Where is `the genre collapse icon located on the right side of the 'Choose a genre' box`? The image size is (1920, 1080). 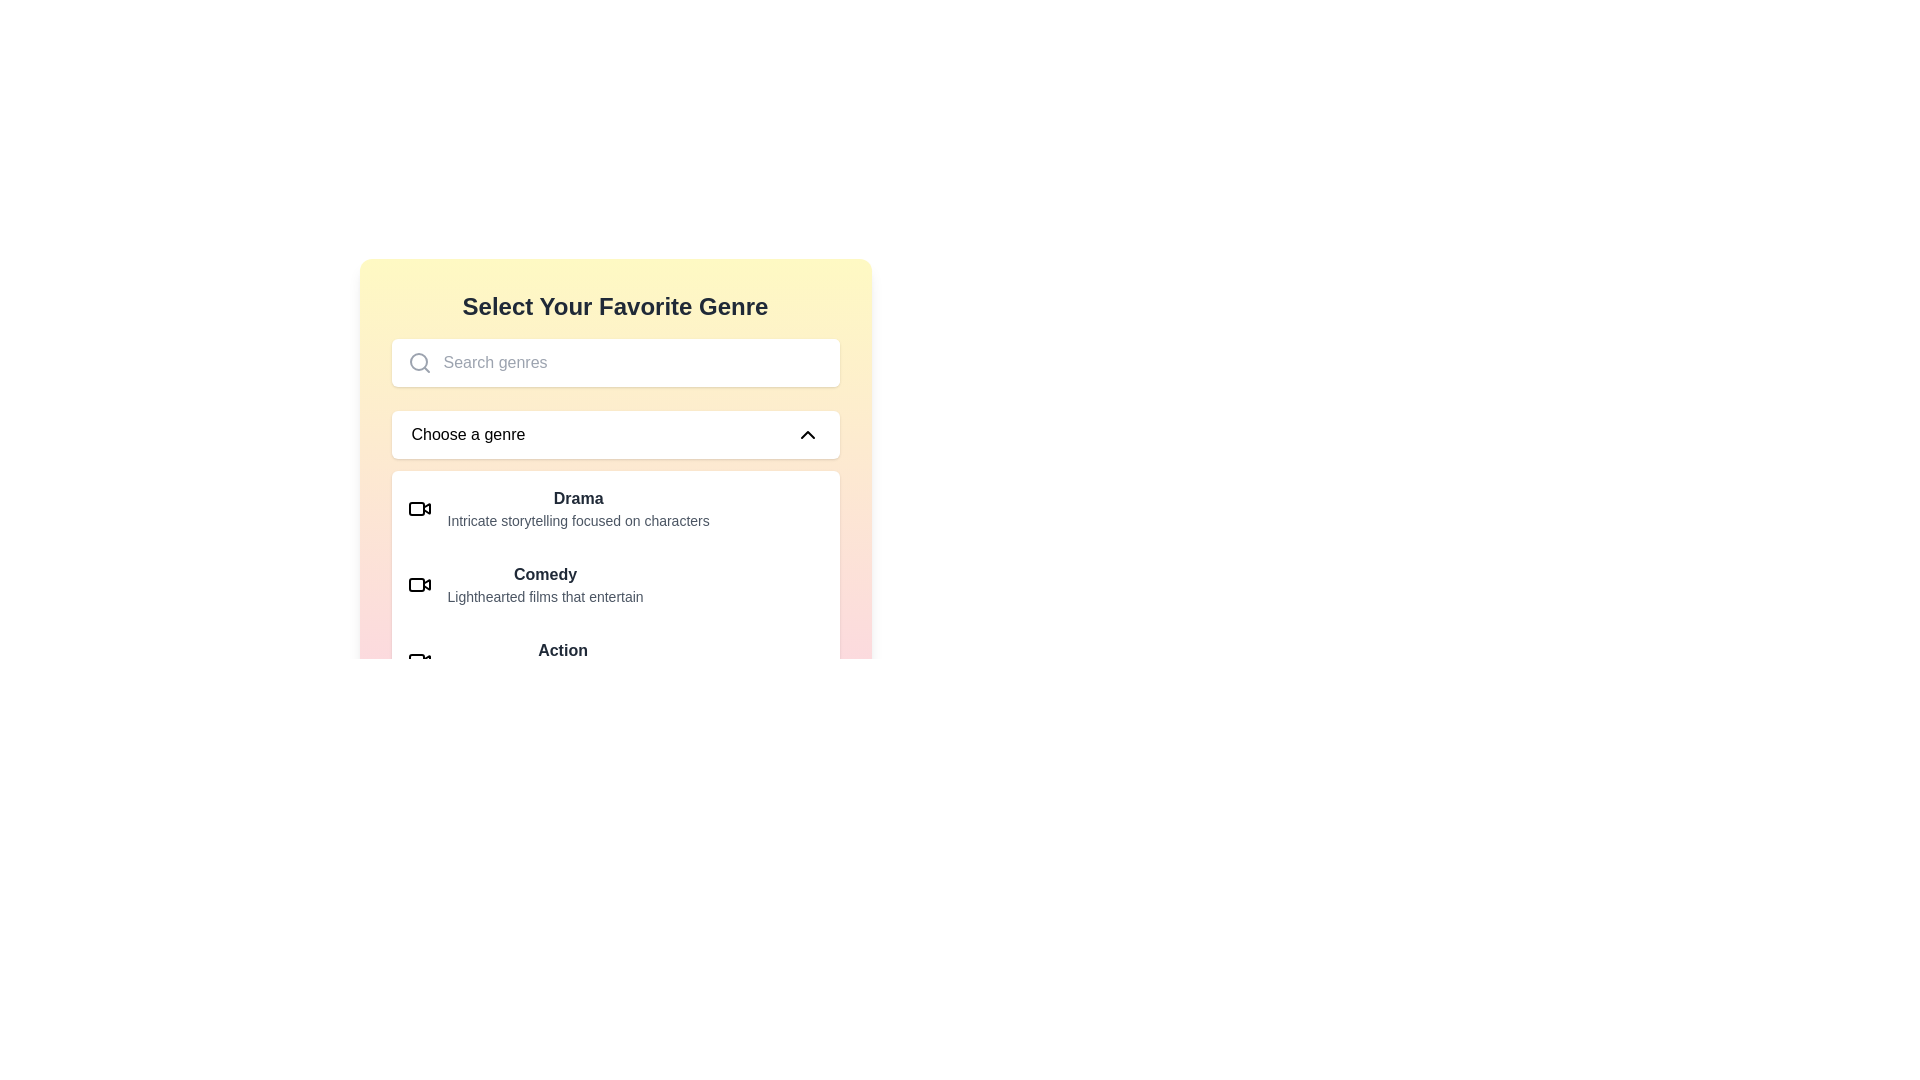
the genre collapse icon located on the right side of the 'Choose a genre' box is located at coordinates (807, 434).